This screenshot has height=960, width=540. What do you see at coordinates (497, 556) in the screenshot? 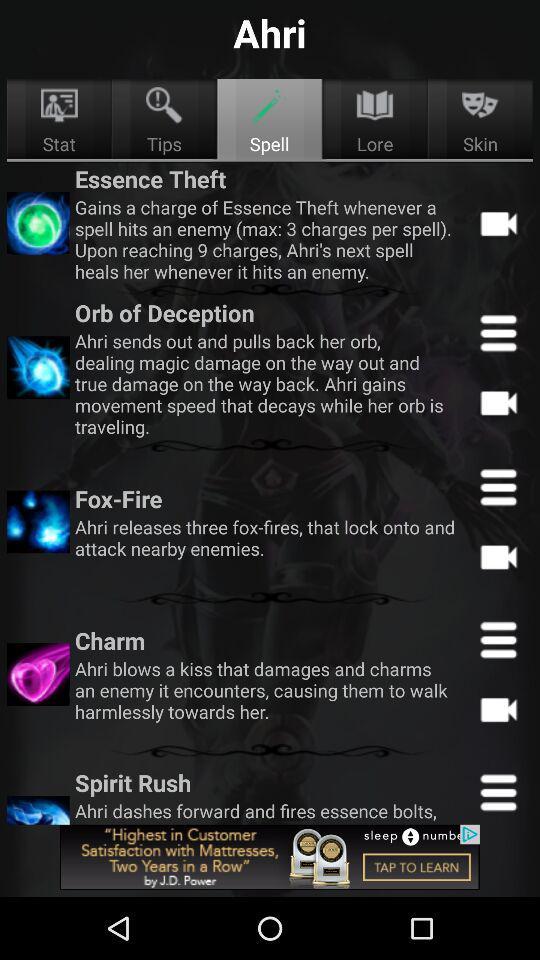
I see `watch video option` at bounding box center [497, 556].